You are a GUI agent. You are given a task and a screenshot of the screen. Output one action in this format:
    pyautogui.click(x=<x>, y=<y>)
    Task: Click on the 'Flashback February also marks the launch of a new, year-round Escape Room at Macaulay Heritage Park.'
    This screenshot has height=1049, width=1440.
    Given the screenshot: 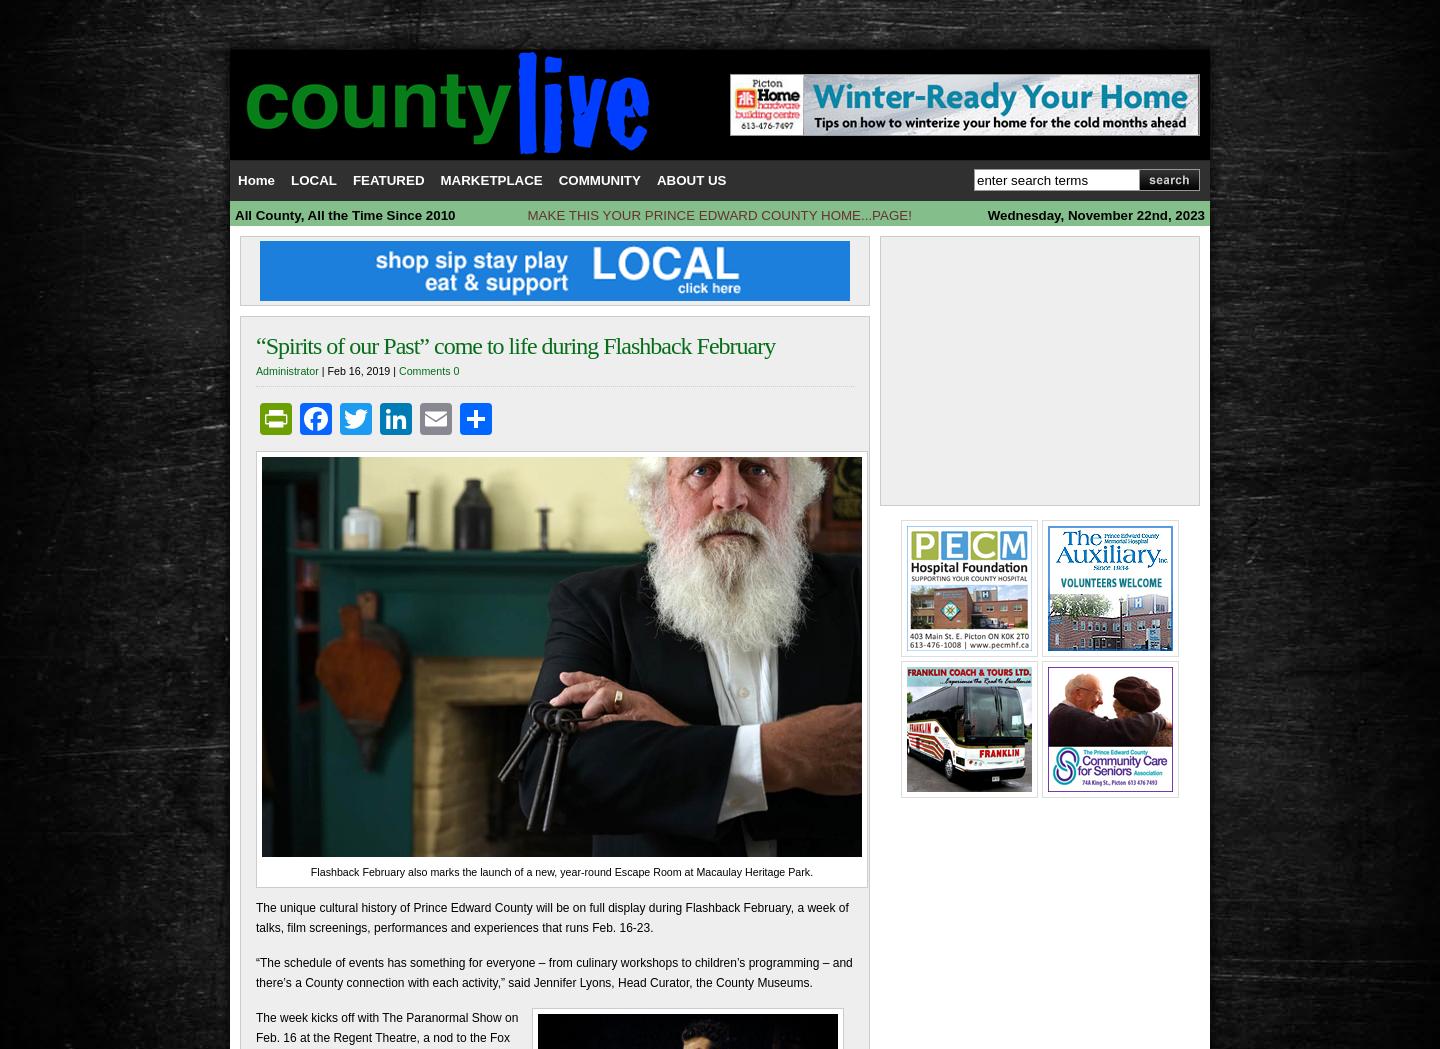 What is the action you would take?
    pyautogui.click(x=310, y=870)
    